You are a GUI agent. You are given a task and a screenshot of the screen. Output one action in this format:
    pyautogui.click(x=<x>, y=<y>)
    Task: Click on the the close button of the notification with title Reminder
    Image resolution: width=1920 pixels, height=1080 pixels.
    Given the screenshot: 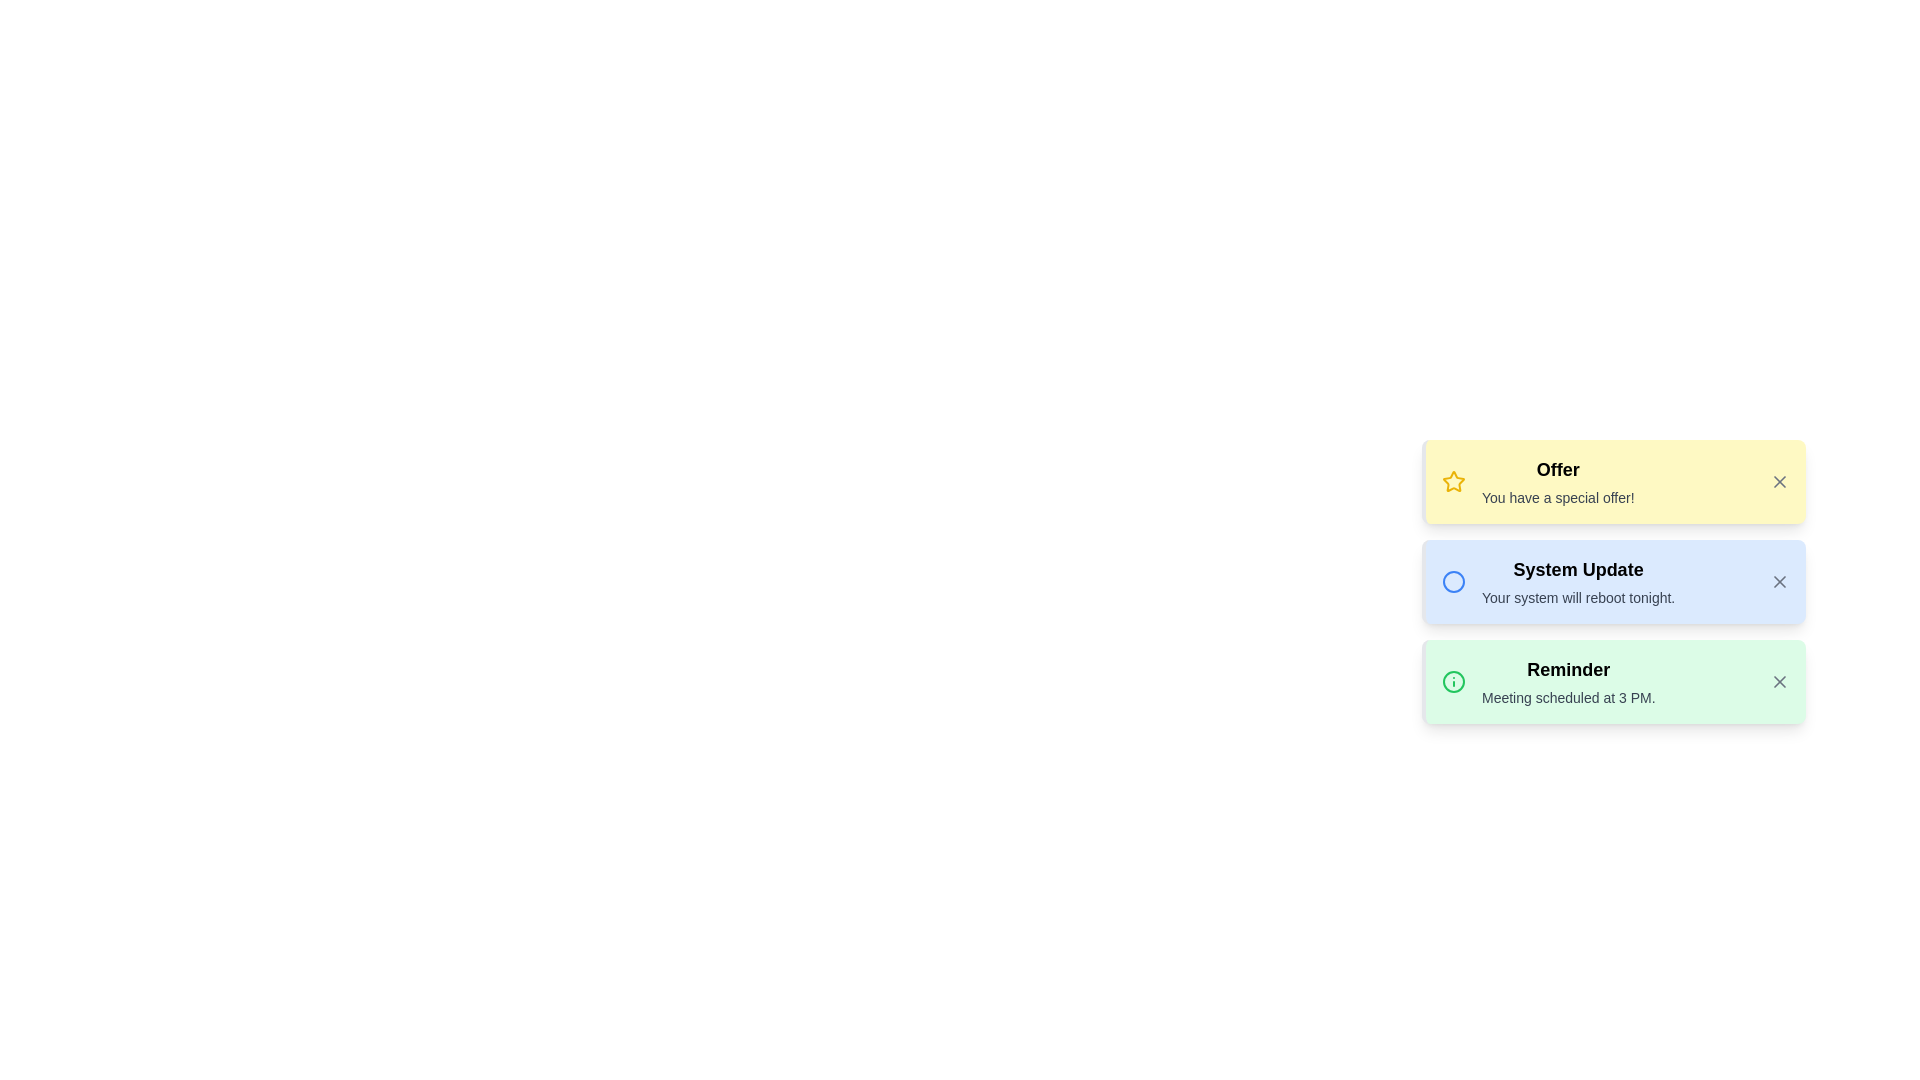 What is the action you would take?
    pyautogui.click(x=1780, y=681)
    